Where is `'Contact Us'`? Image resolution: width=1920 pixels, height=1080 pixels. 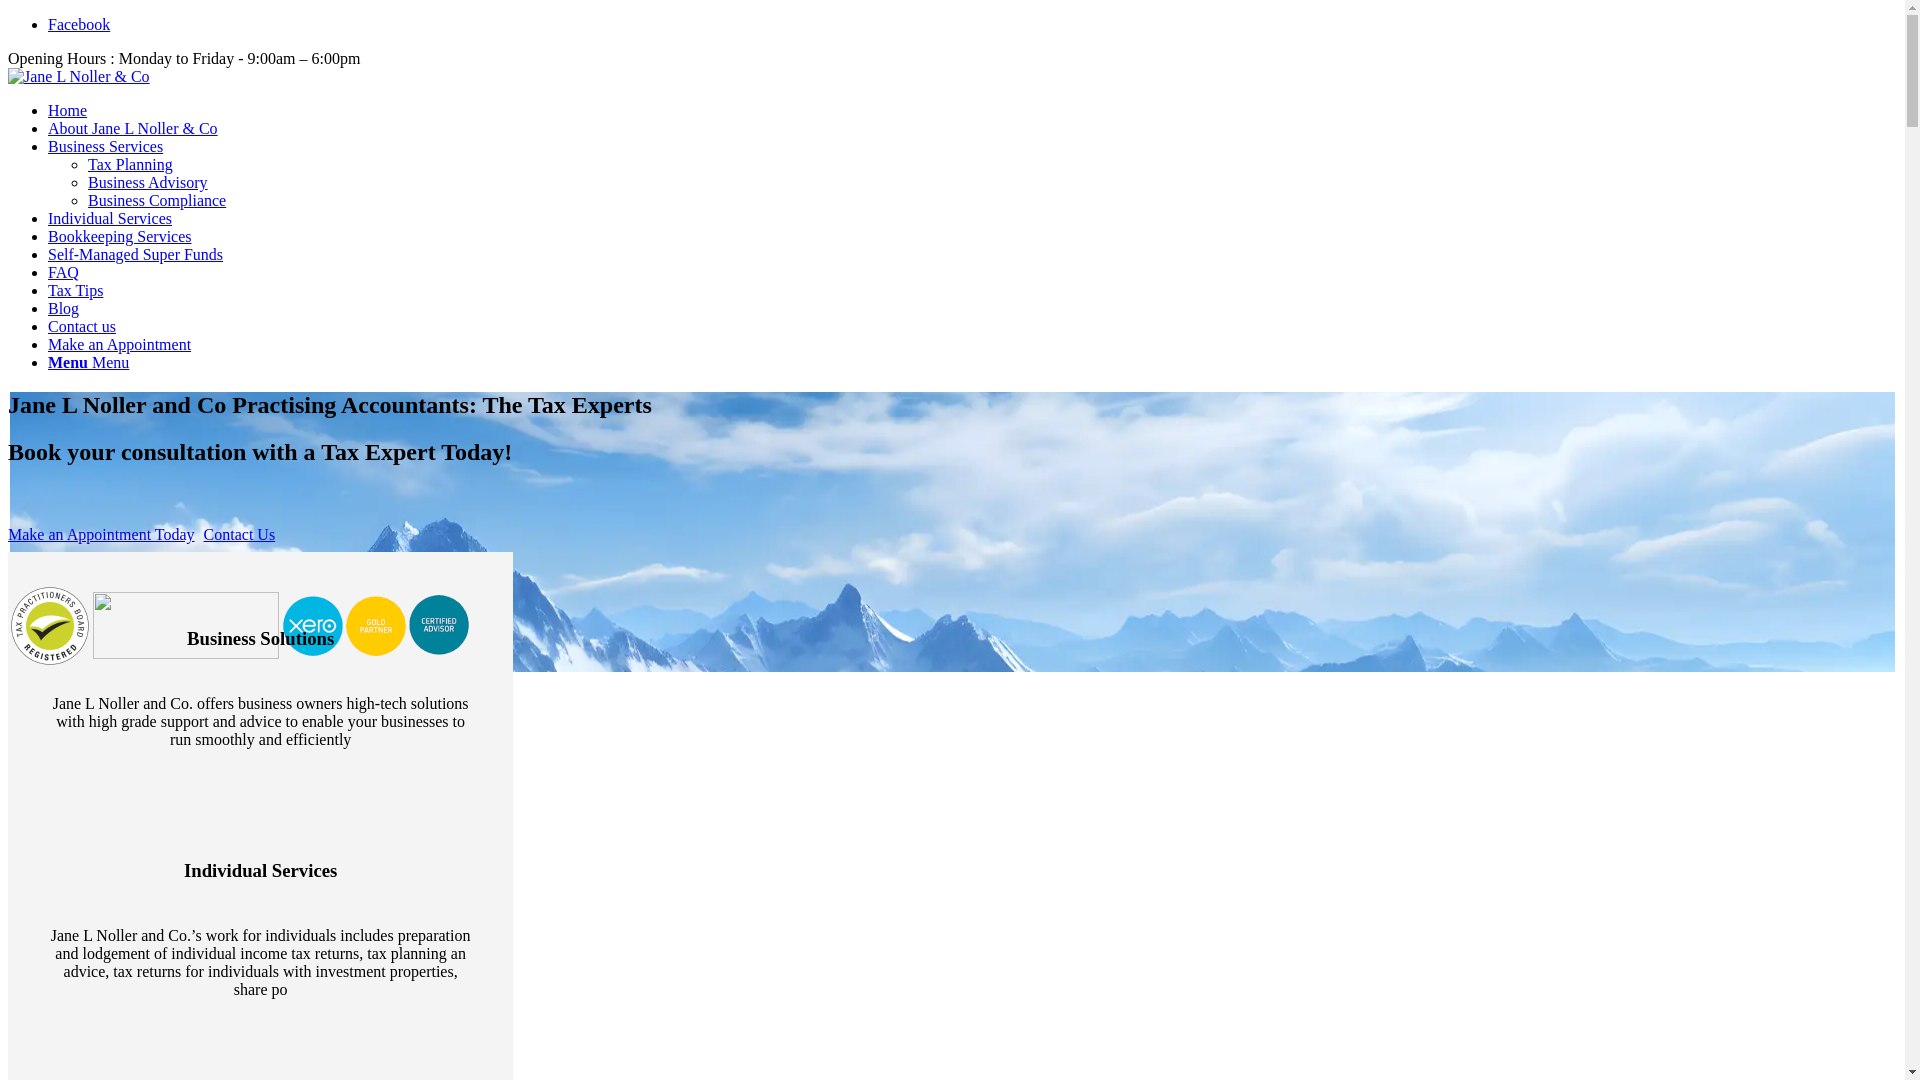
'Contact Us' is located at coordinates (240, 533).